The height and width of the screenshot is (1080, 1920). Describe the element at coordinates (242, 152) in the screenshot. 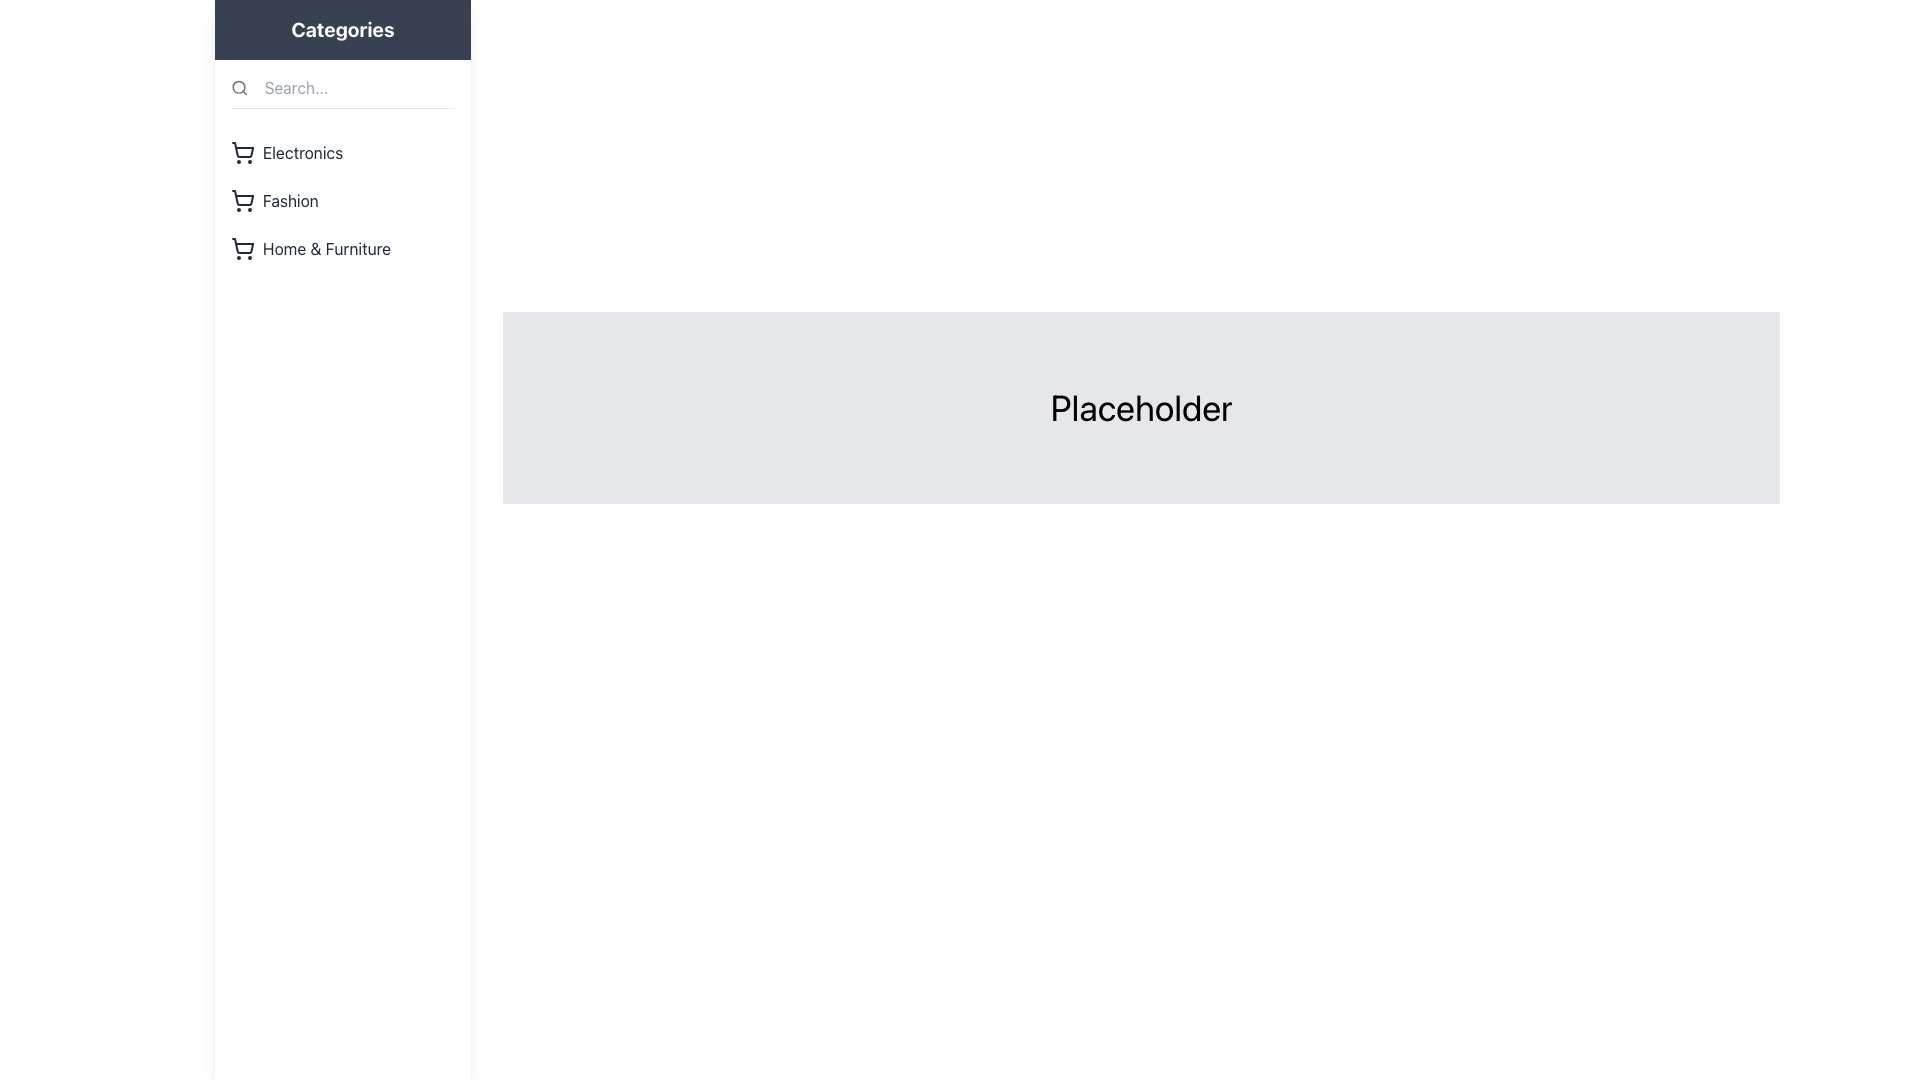

I see `the shopping cart icon, which is a line-drawn cart outline with two circular wheels, located to the left of the 'Electronics' text in the vertical category navigation bar` at that location.